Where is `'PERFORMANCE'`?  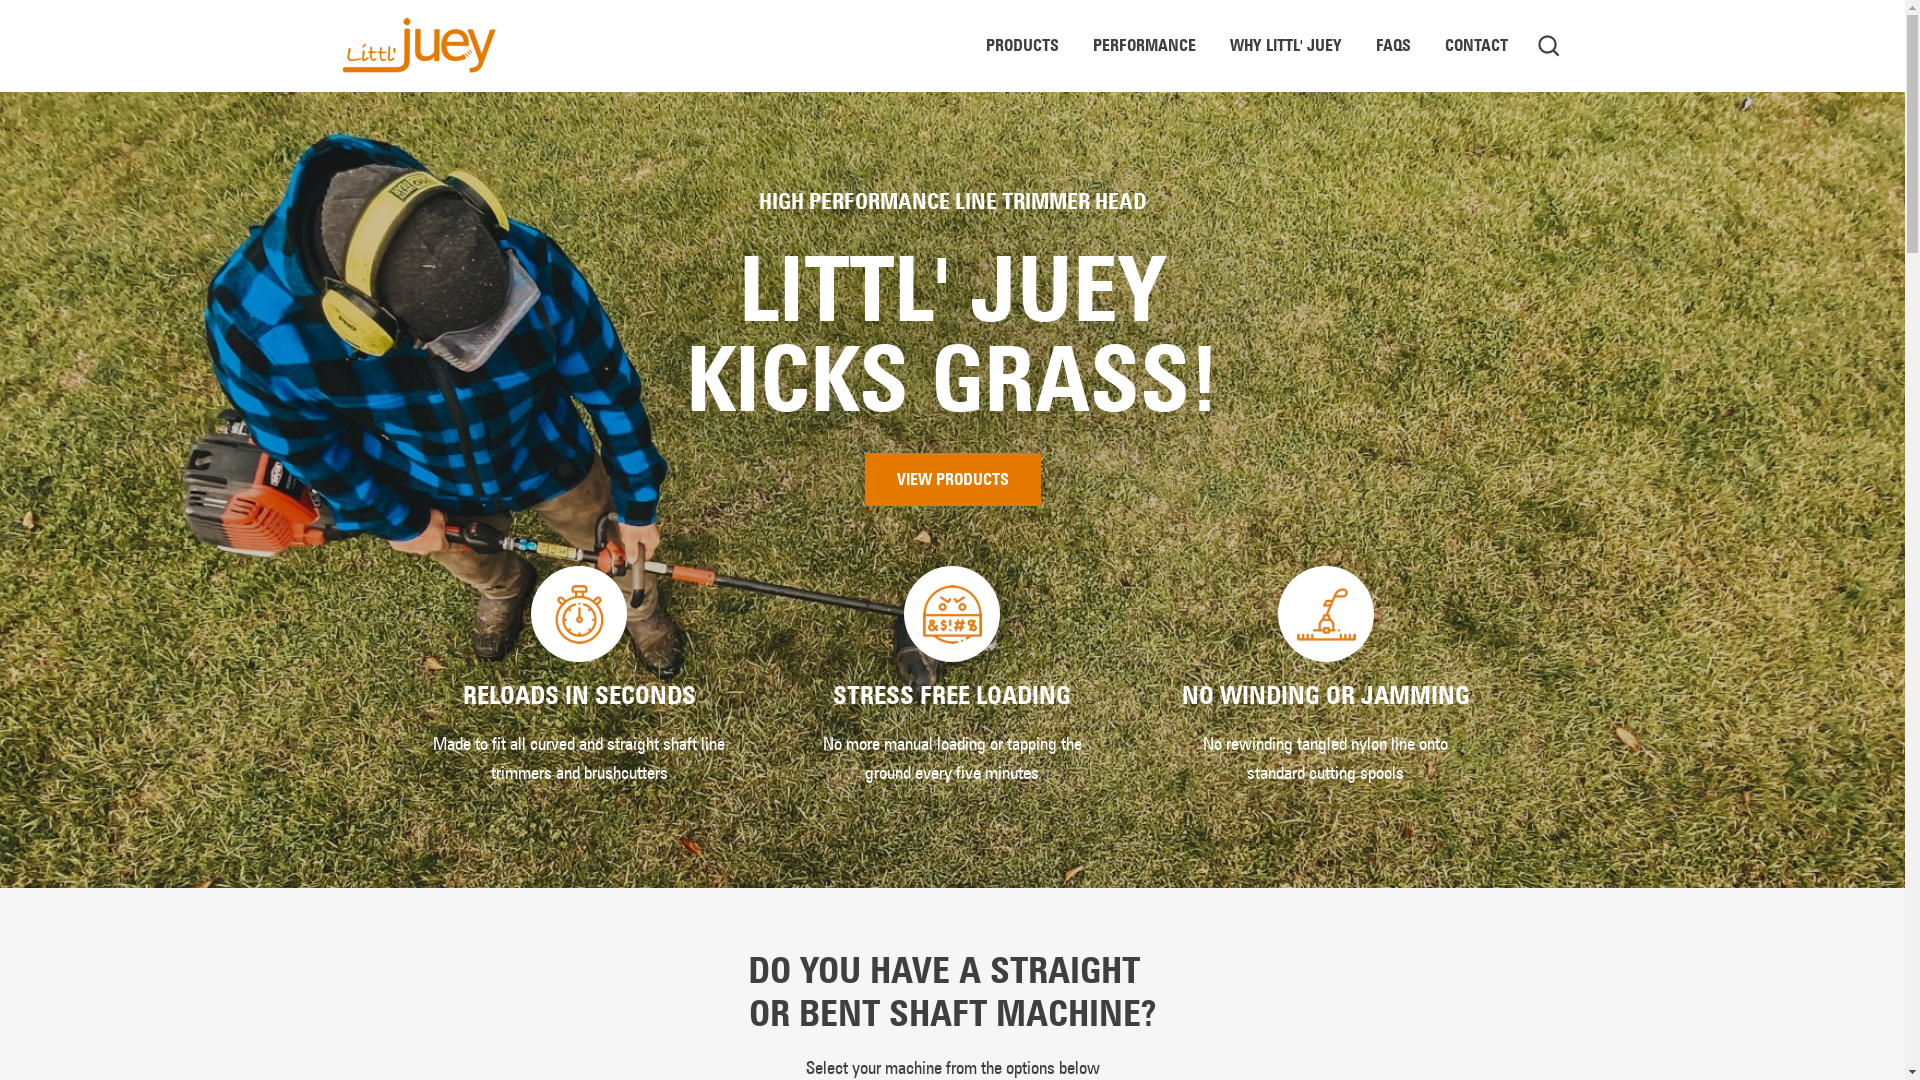
'PERFORMANCE' is located at coordinates (1144, 45).